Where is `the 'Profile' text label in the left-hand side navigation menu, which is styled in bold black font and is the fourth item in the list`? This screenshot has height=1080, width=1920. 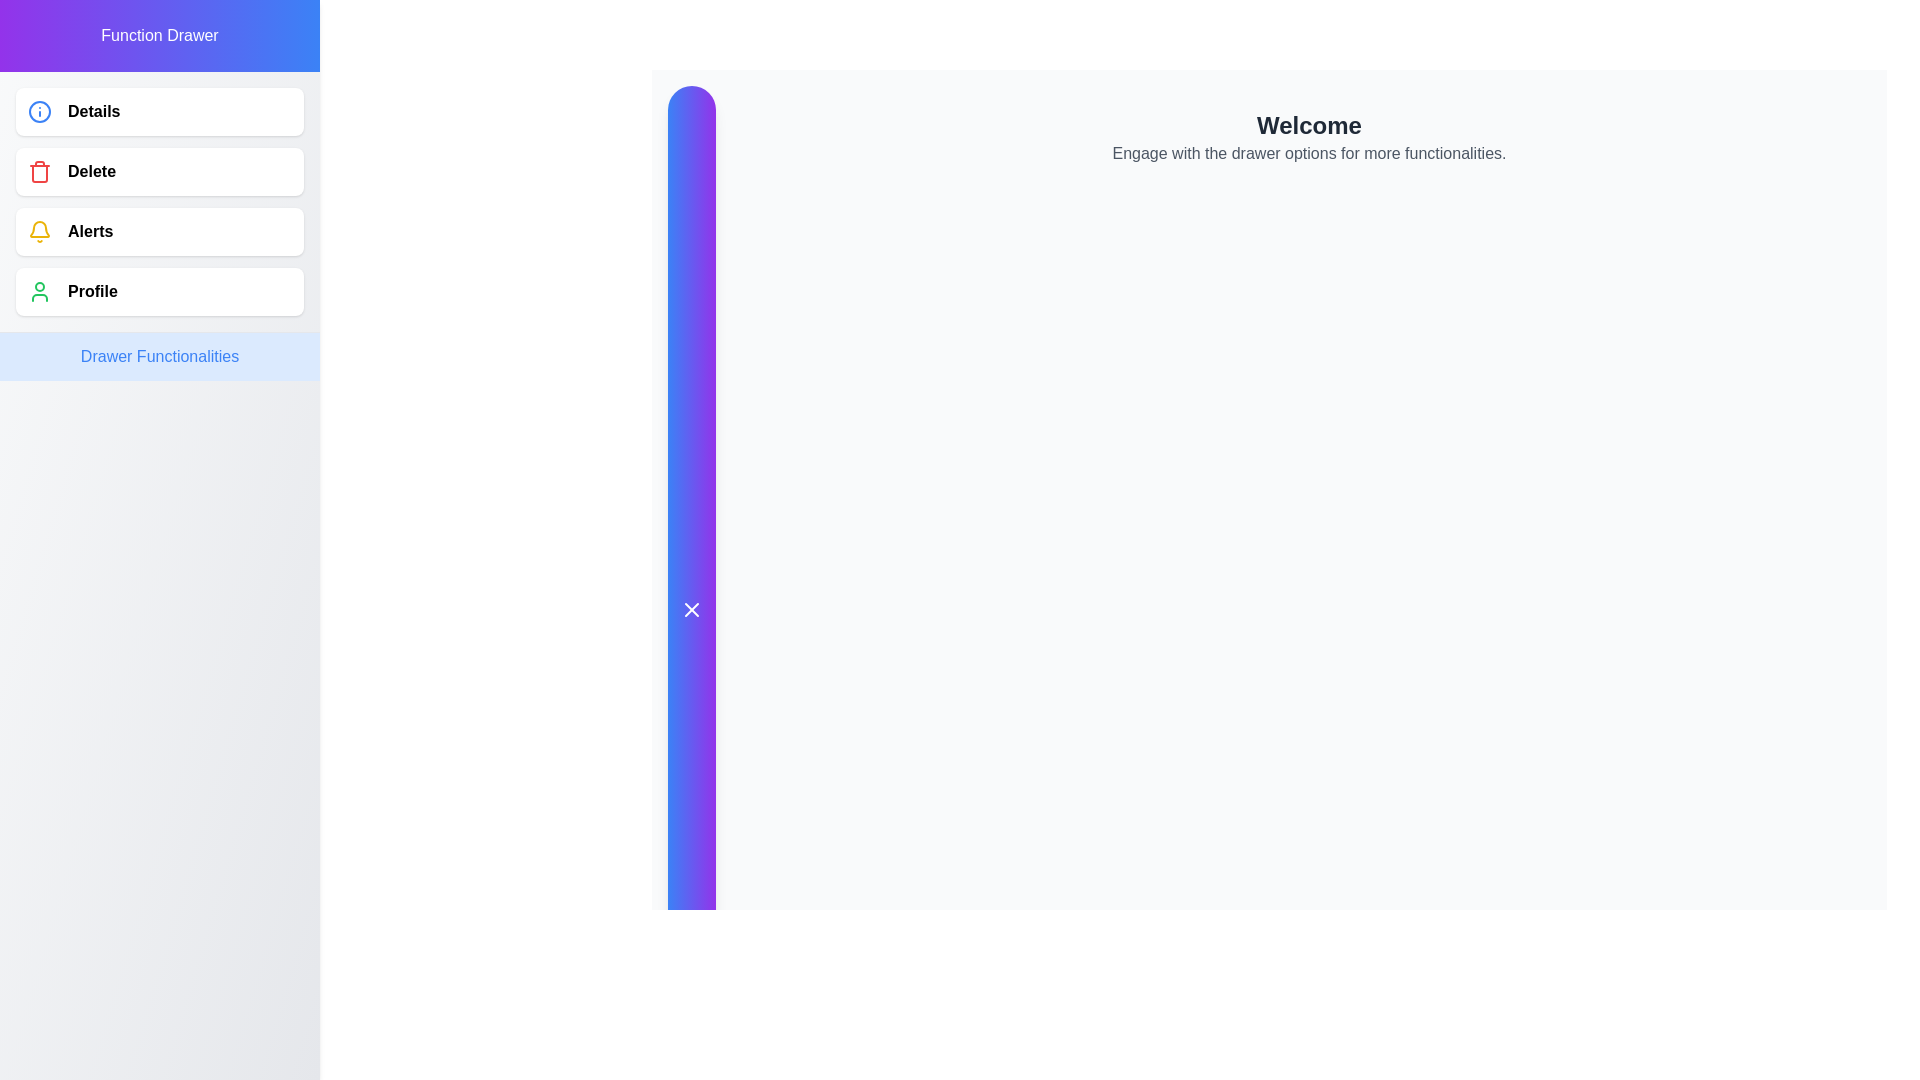 the 'Profile' text label in the left-hand side navigation menu, which is styled in bold black font and is the fourth item in the list is located at coordinates (91, 291).